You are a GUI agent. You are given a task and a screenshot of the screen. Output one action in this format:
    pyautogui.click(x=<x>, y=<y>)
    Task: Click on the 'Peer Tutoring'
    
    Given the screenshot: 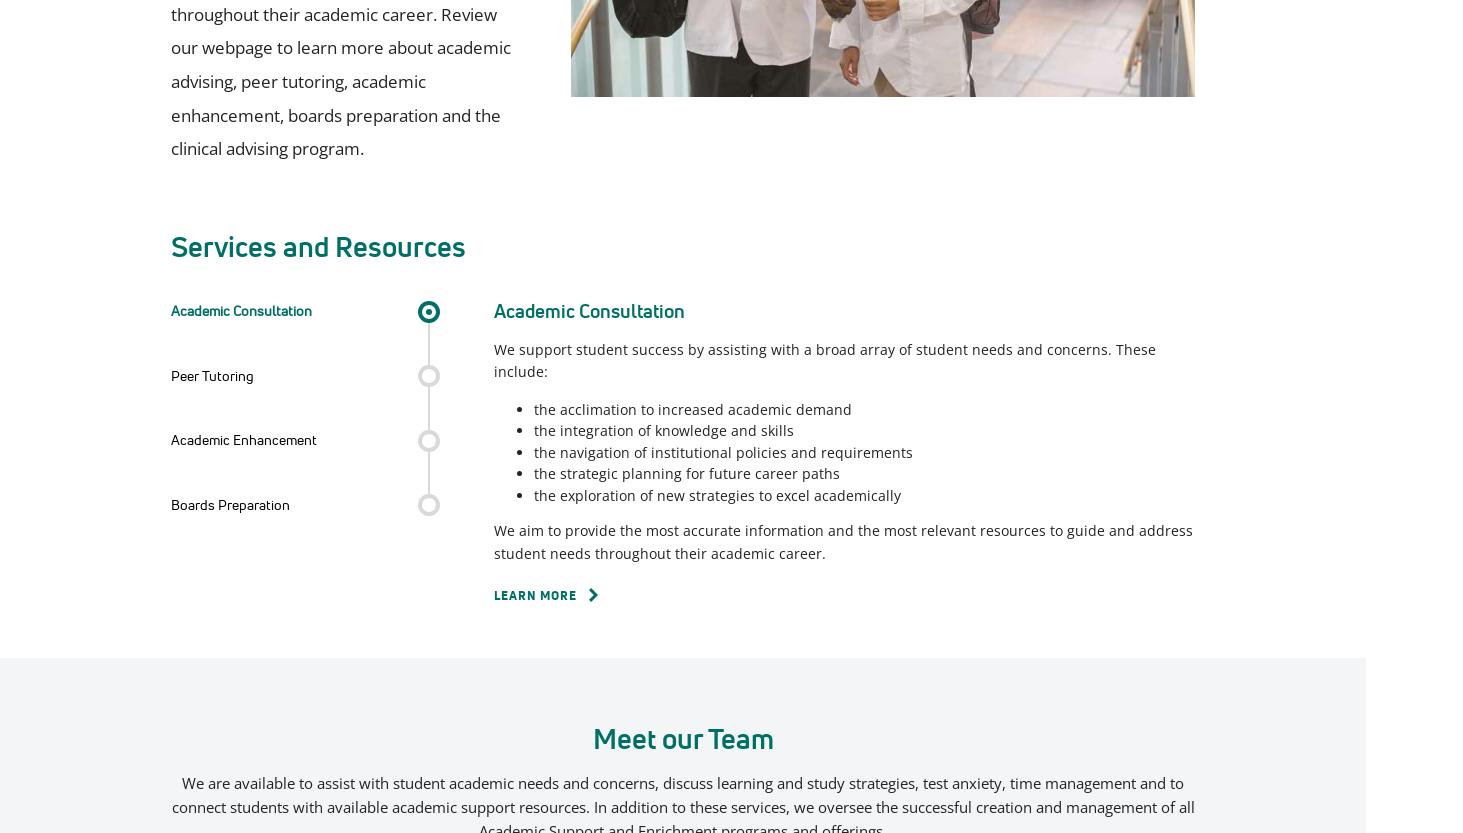 What is the action you would take?
    pyautogui.click(x=211, y=375)
    